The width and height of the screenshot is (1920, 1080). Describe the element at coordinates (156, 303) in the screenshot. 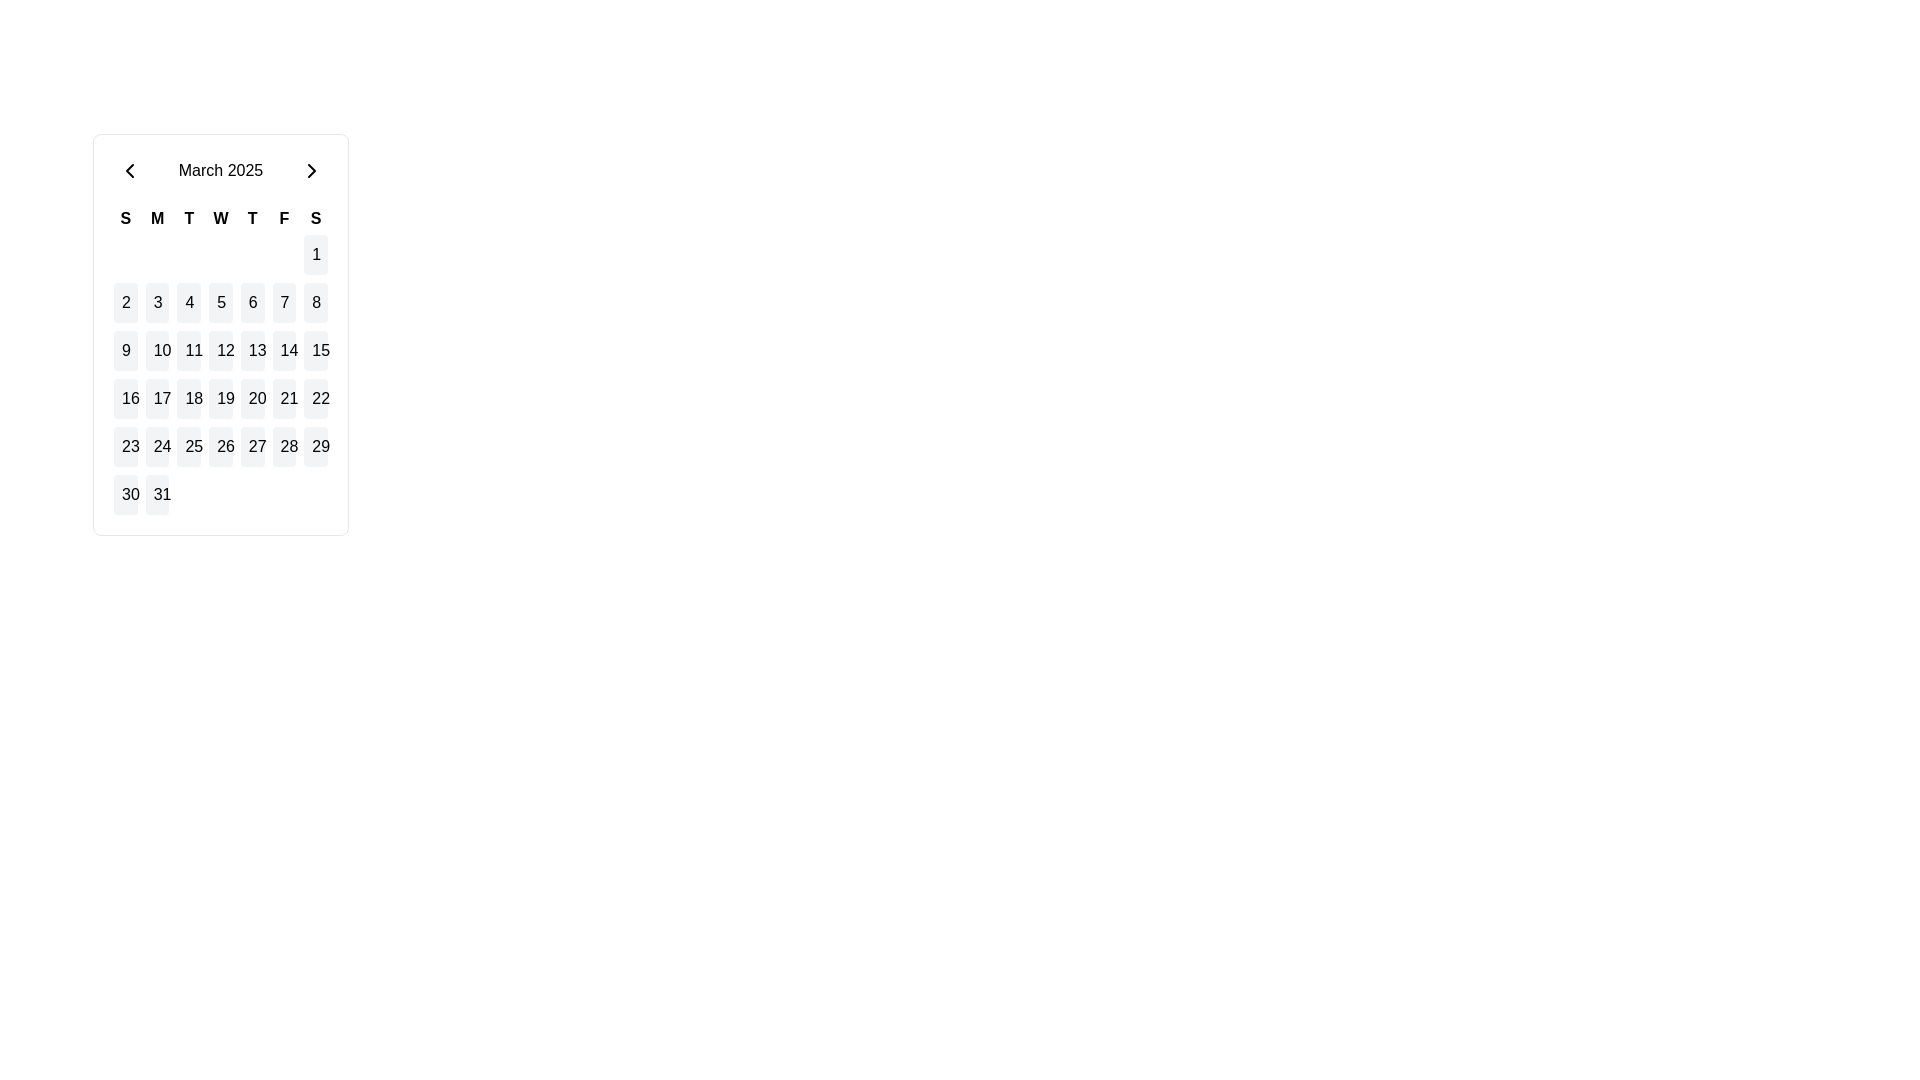

I see `the interactive calendar date cell representing the third day of the month for additional options` at that location.